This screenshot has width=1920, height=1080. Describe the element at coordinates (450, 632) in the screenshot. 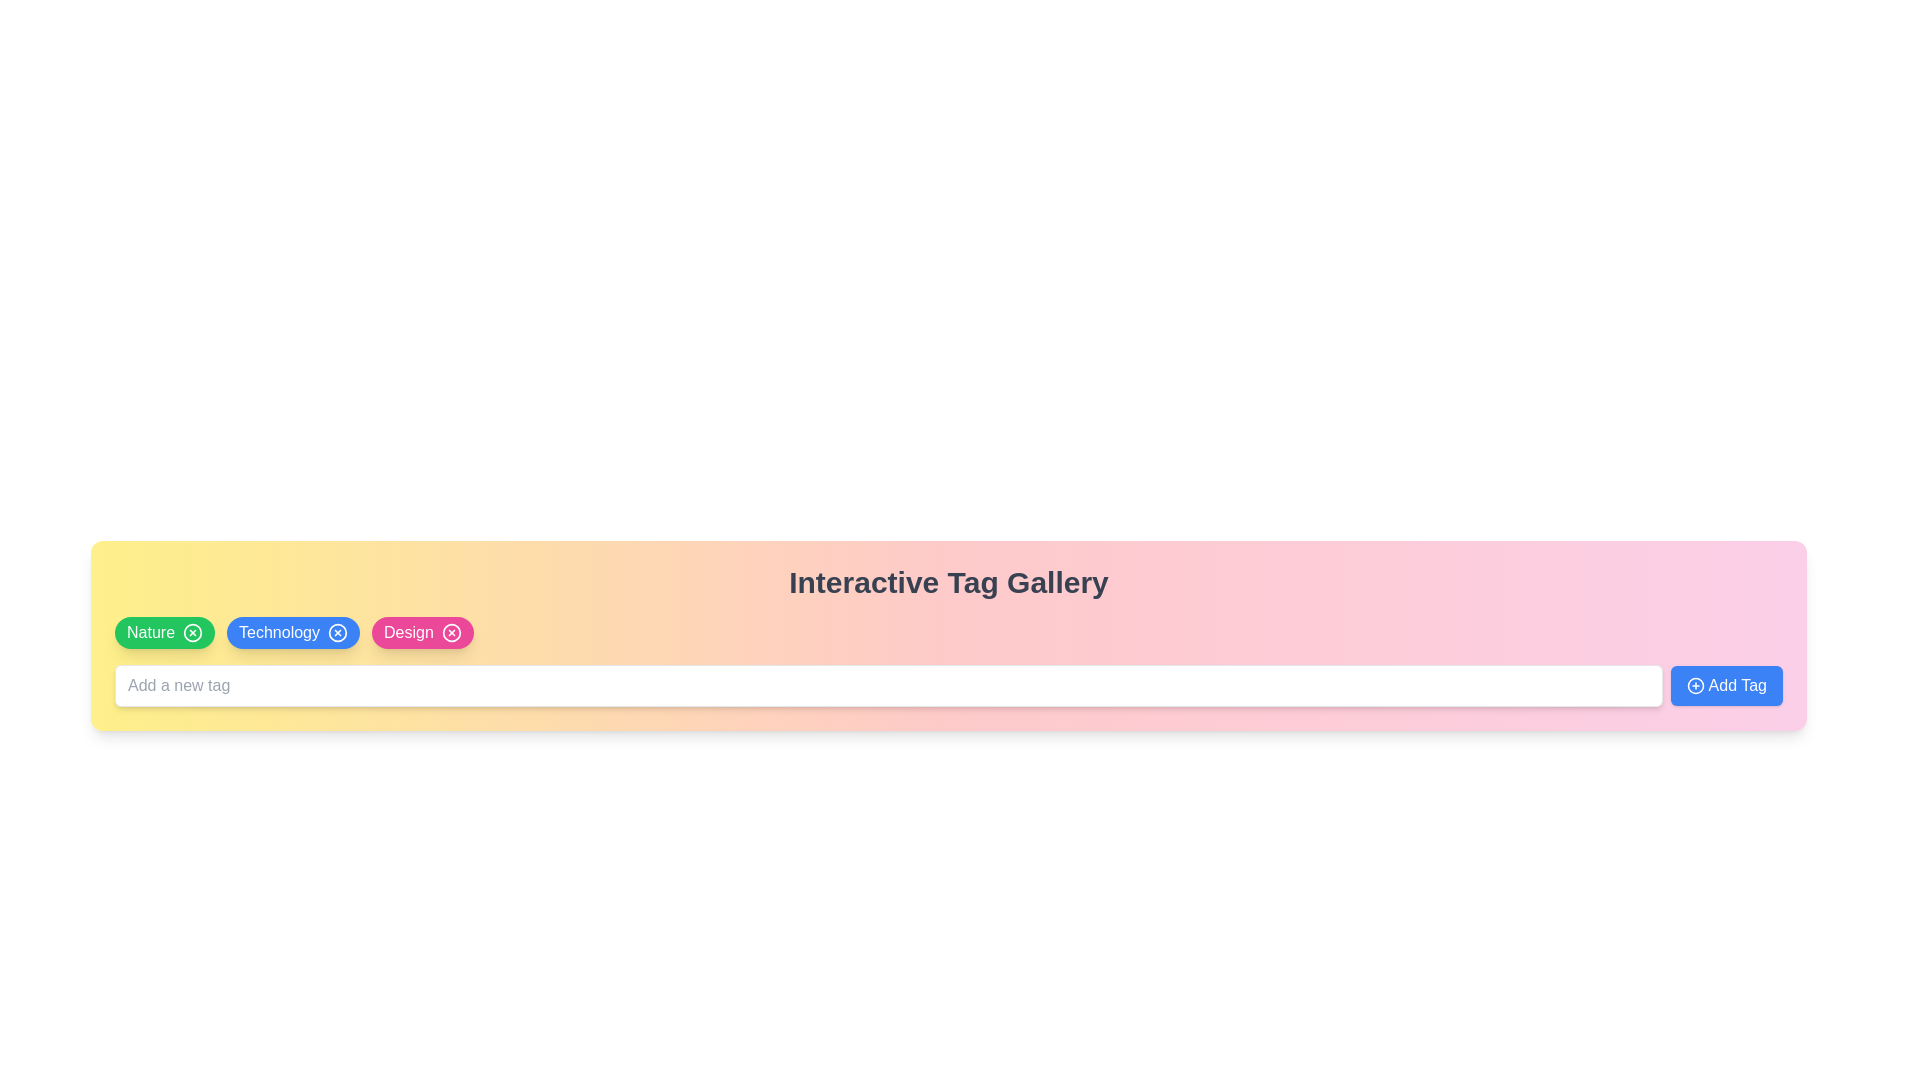

I see `the pink circle with a white outline that is part of the 'Design' tag` at that location.